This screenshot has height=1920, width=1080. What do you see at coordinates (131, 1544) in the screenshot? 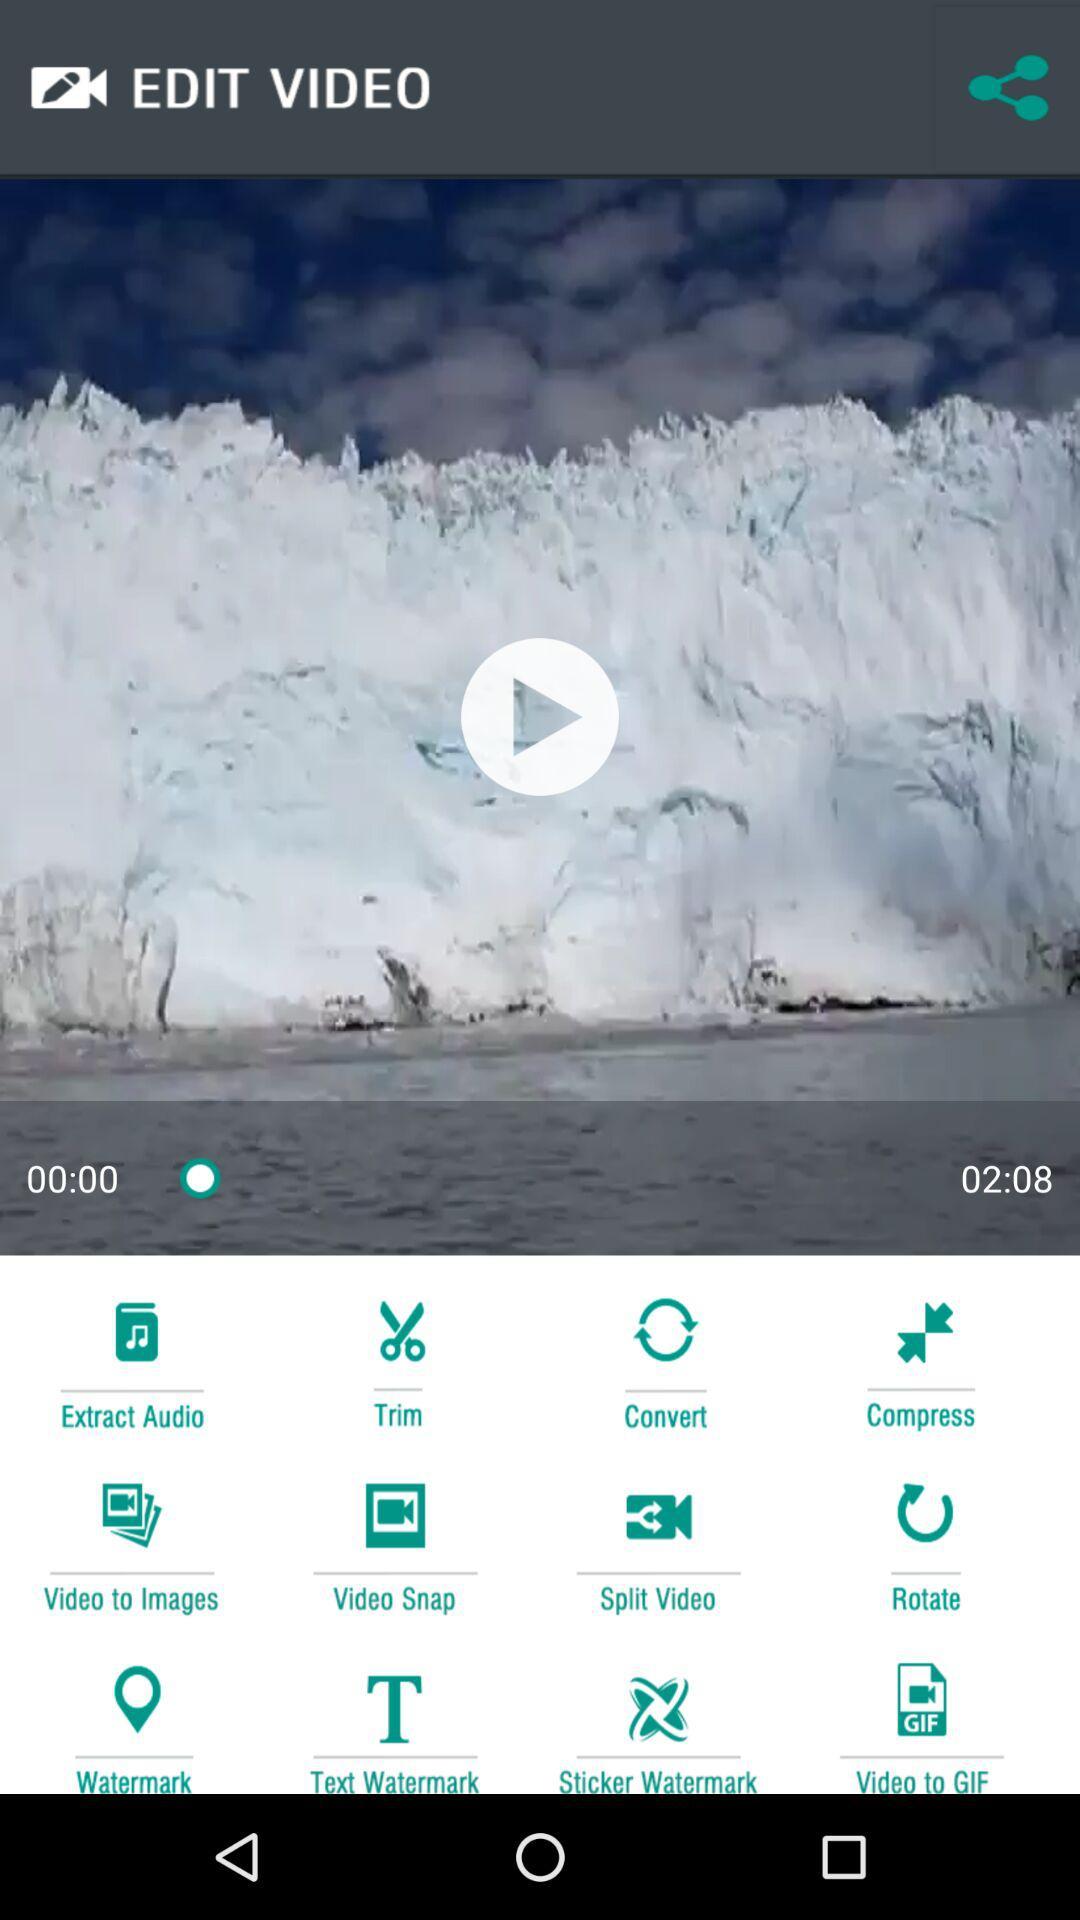
I see `video to images` at bounding box center [131, 1544].